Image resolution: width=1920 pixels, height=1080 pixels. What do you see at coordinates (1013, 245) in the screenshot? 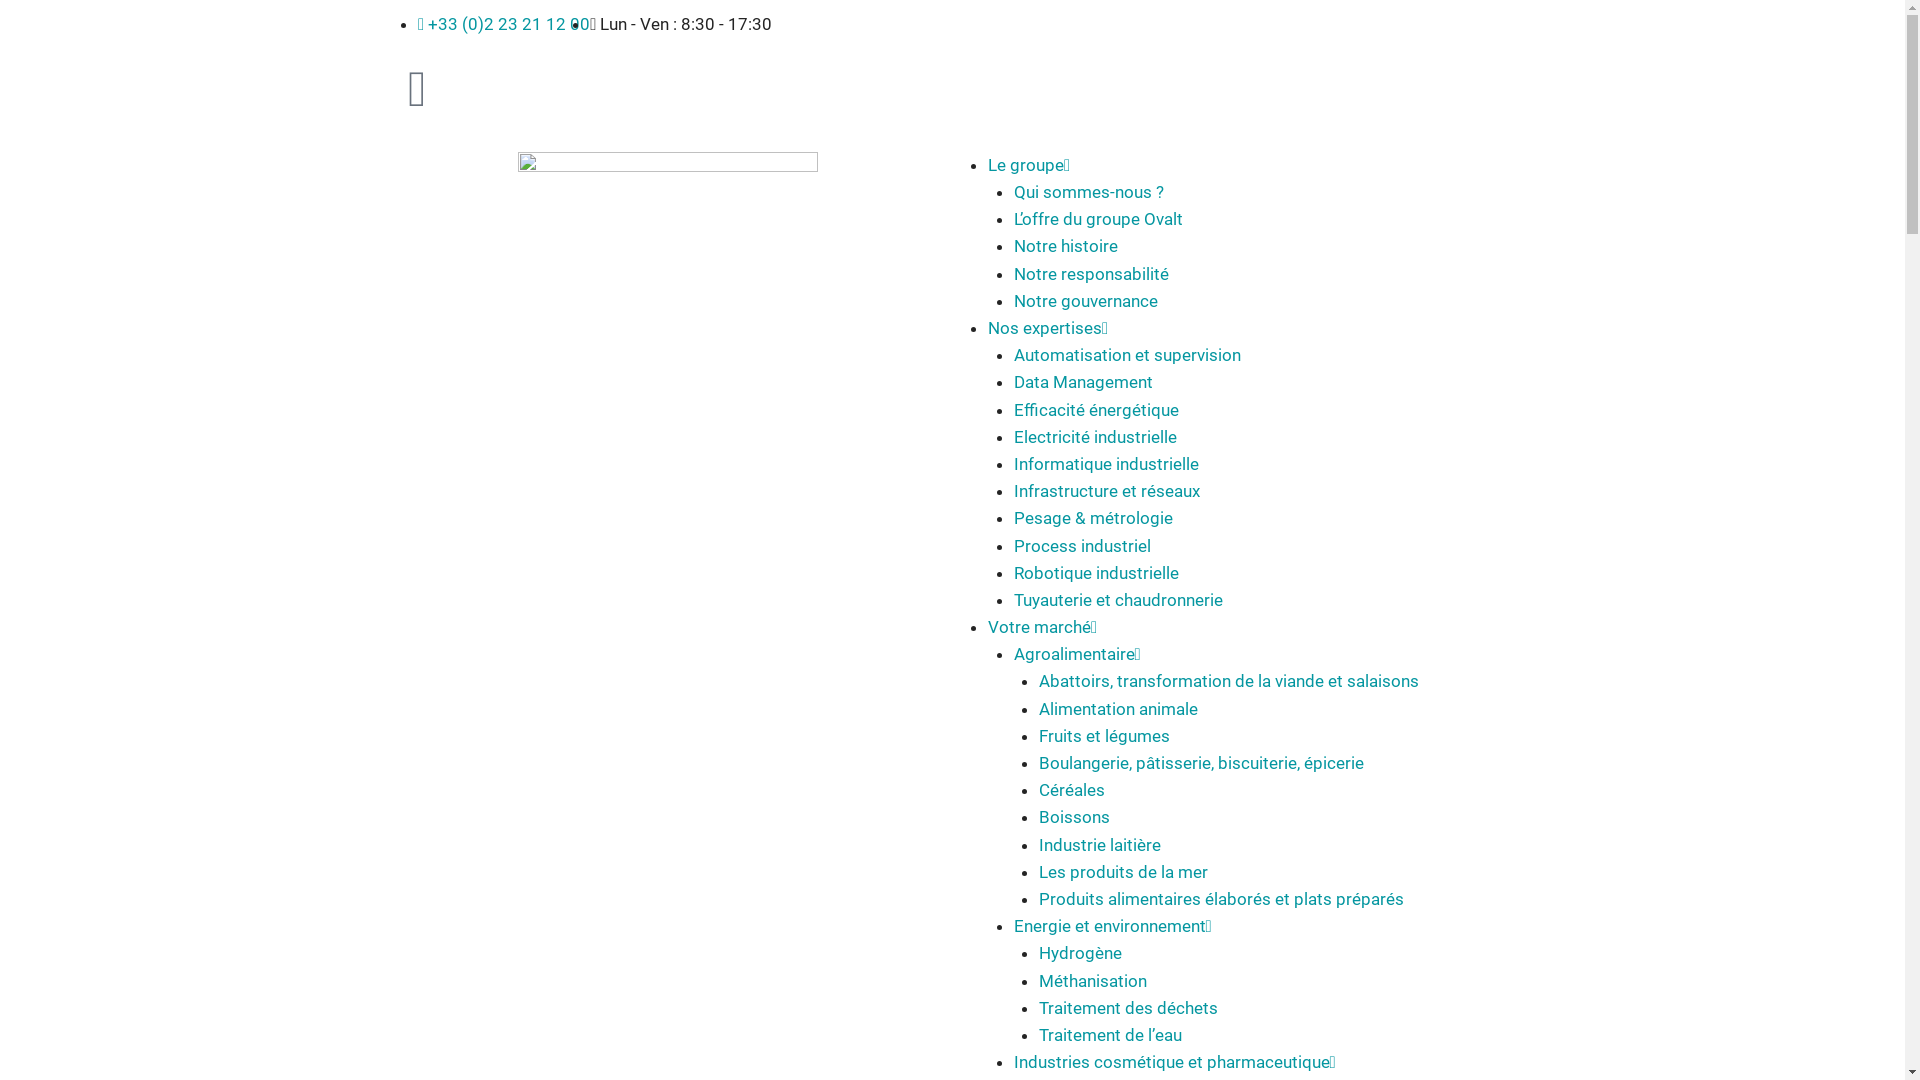
I see `'Notre histoire'` at bounding box center [1013, 245].